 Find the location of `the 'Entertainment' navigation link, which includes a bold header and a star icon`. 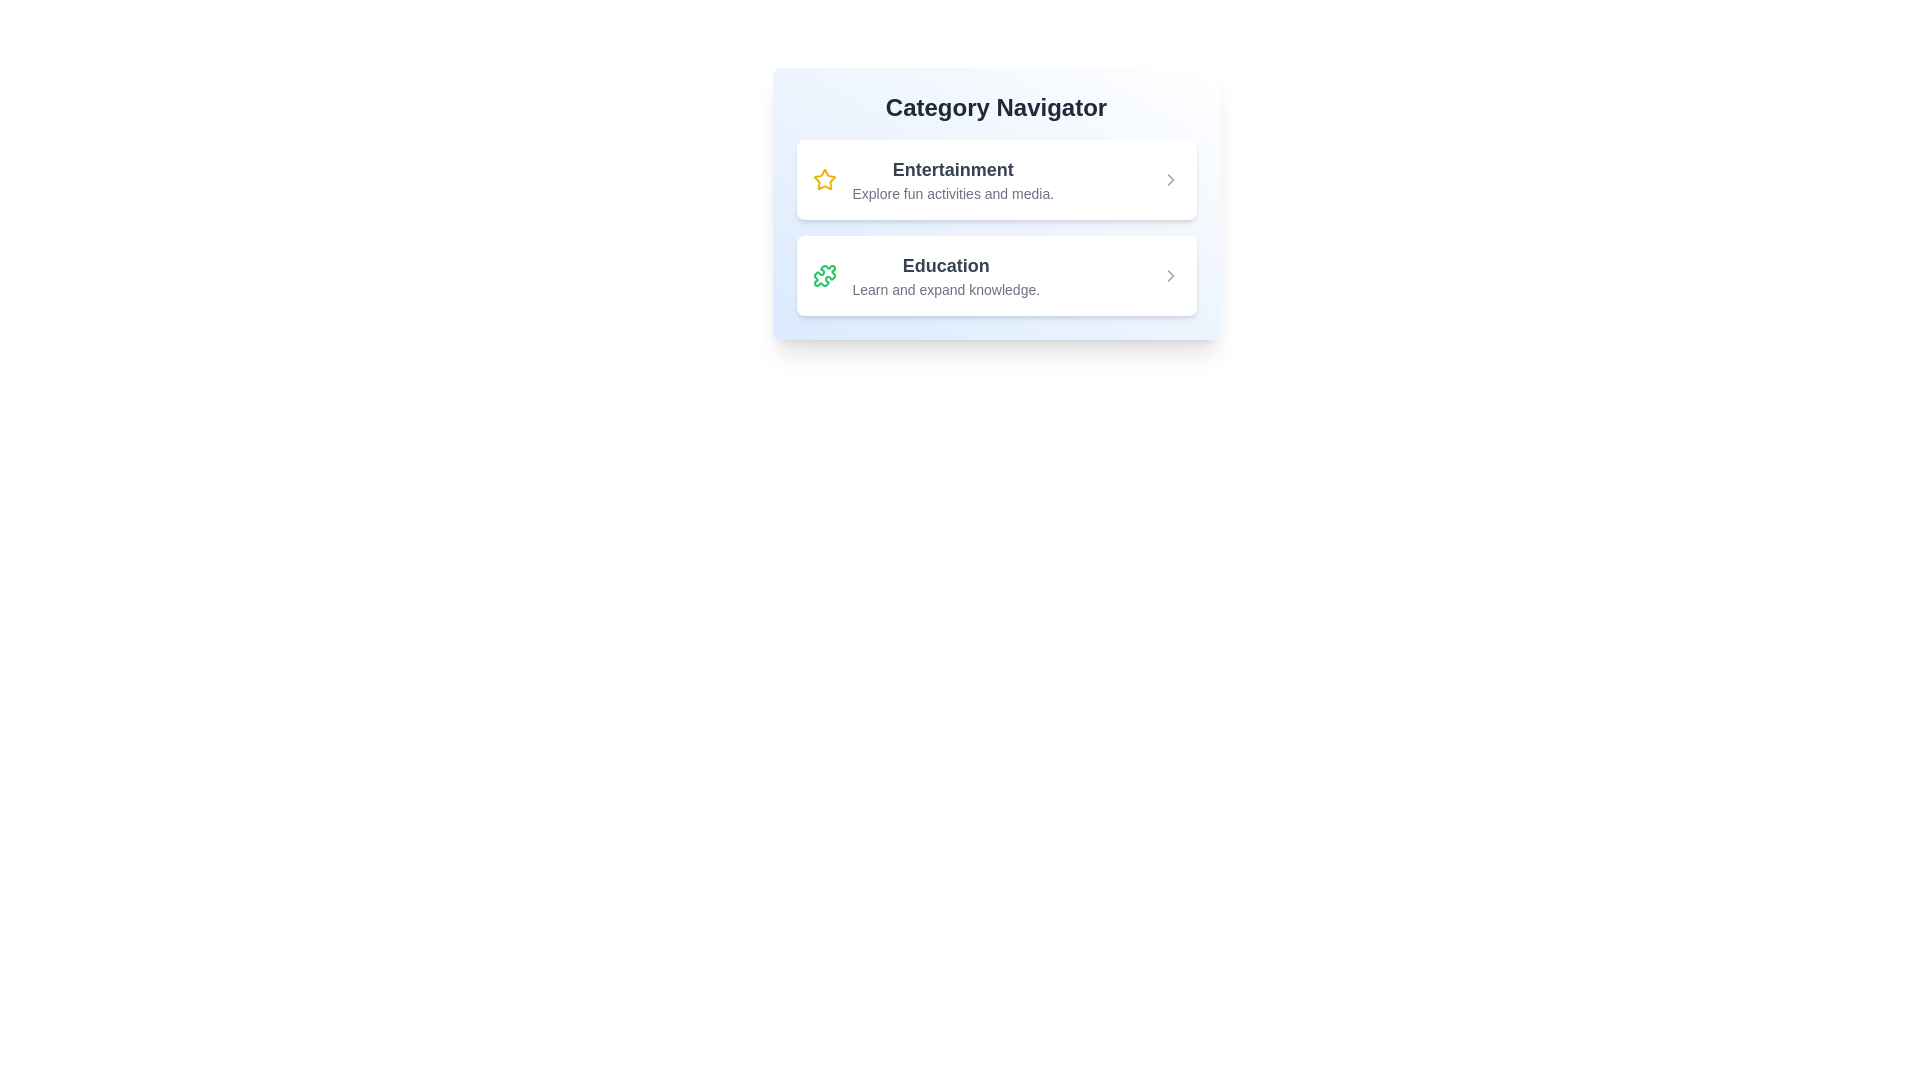

the 'Entertainment' navigation link, which includes a bold header and a star icon is located at coordinates (932, 180).